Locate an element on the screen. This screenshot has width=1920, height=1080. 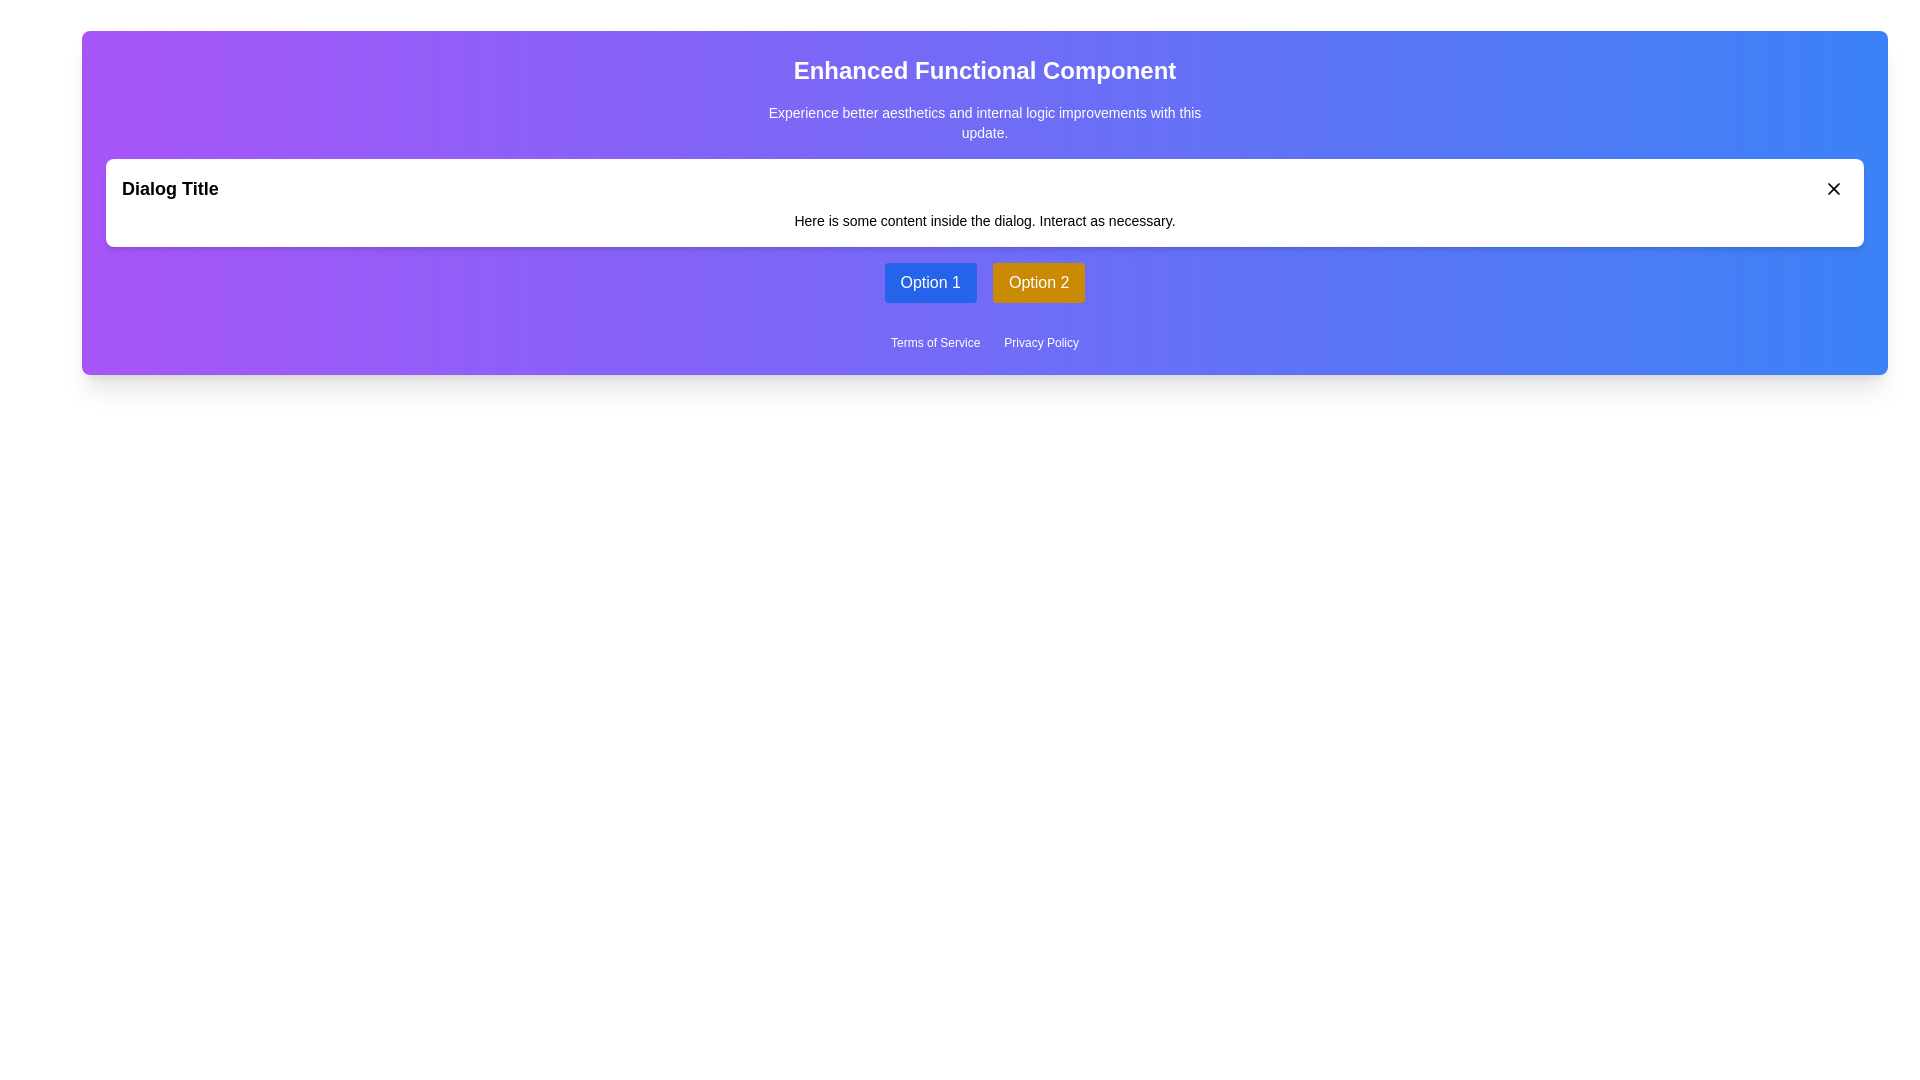
the close icon located in the top-right corner of the dialog box is located at coordinates (1833, 189).